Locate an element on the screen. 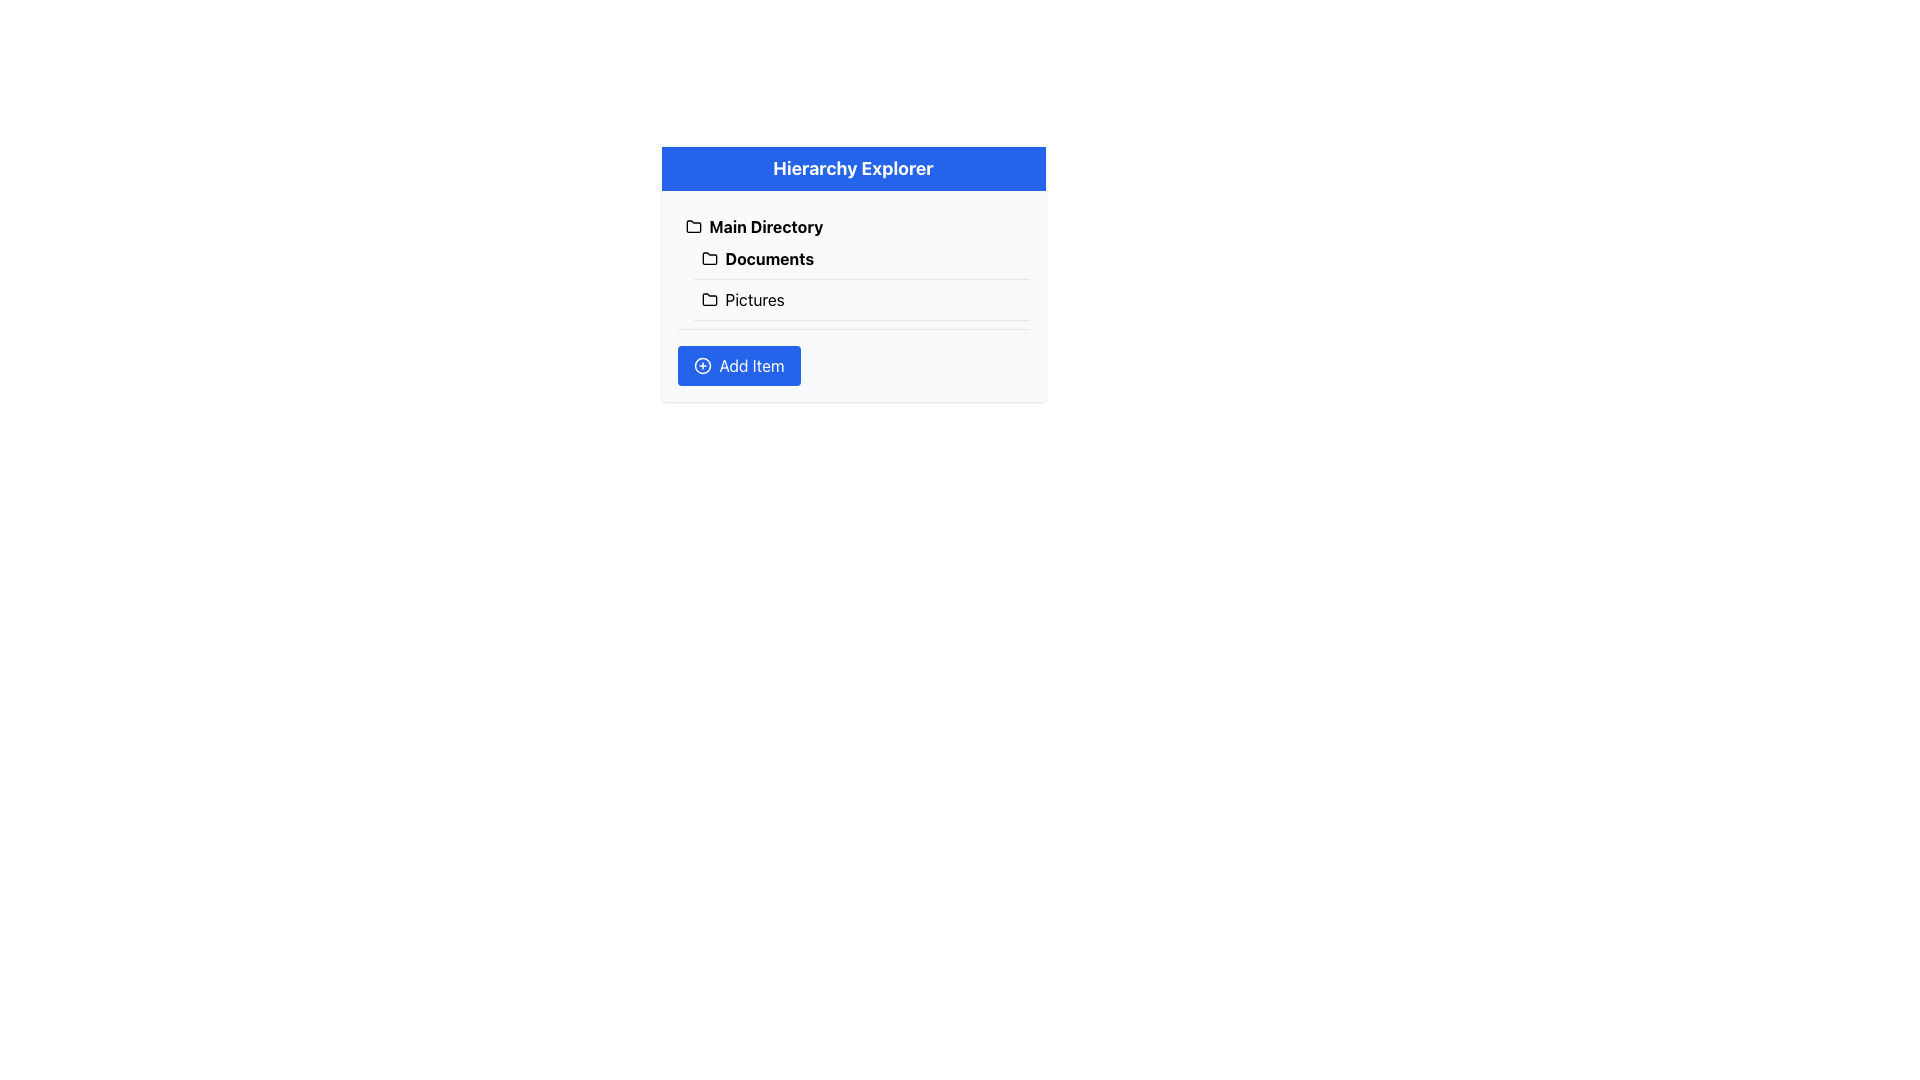 This screenshot has width=1920, height=1080. the bold text 'Main Directory' is located at coordinates (765, 226).